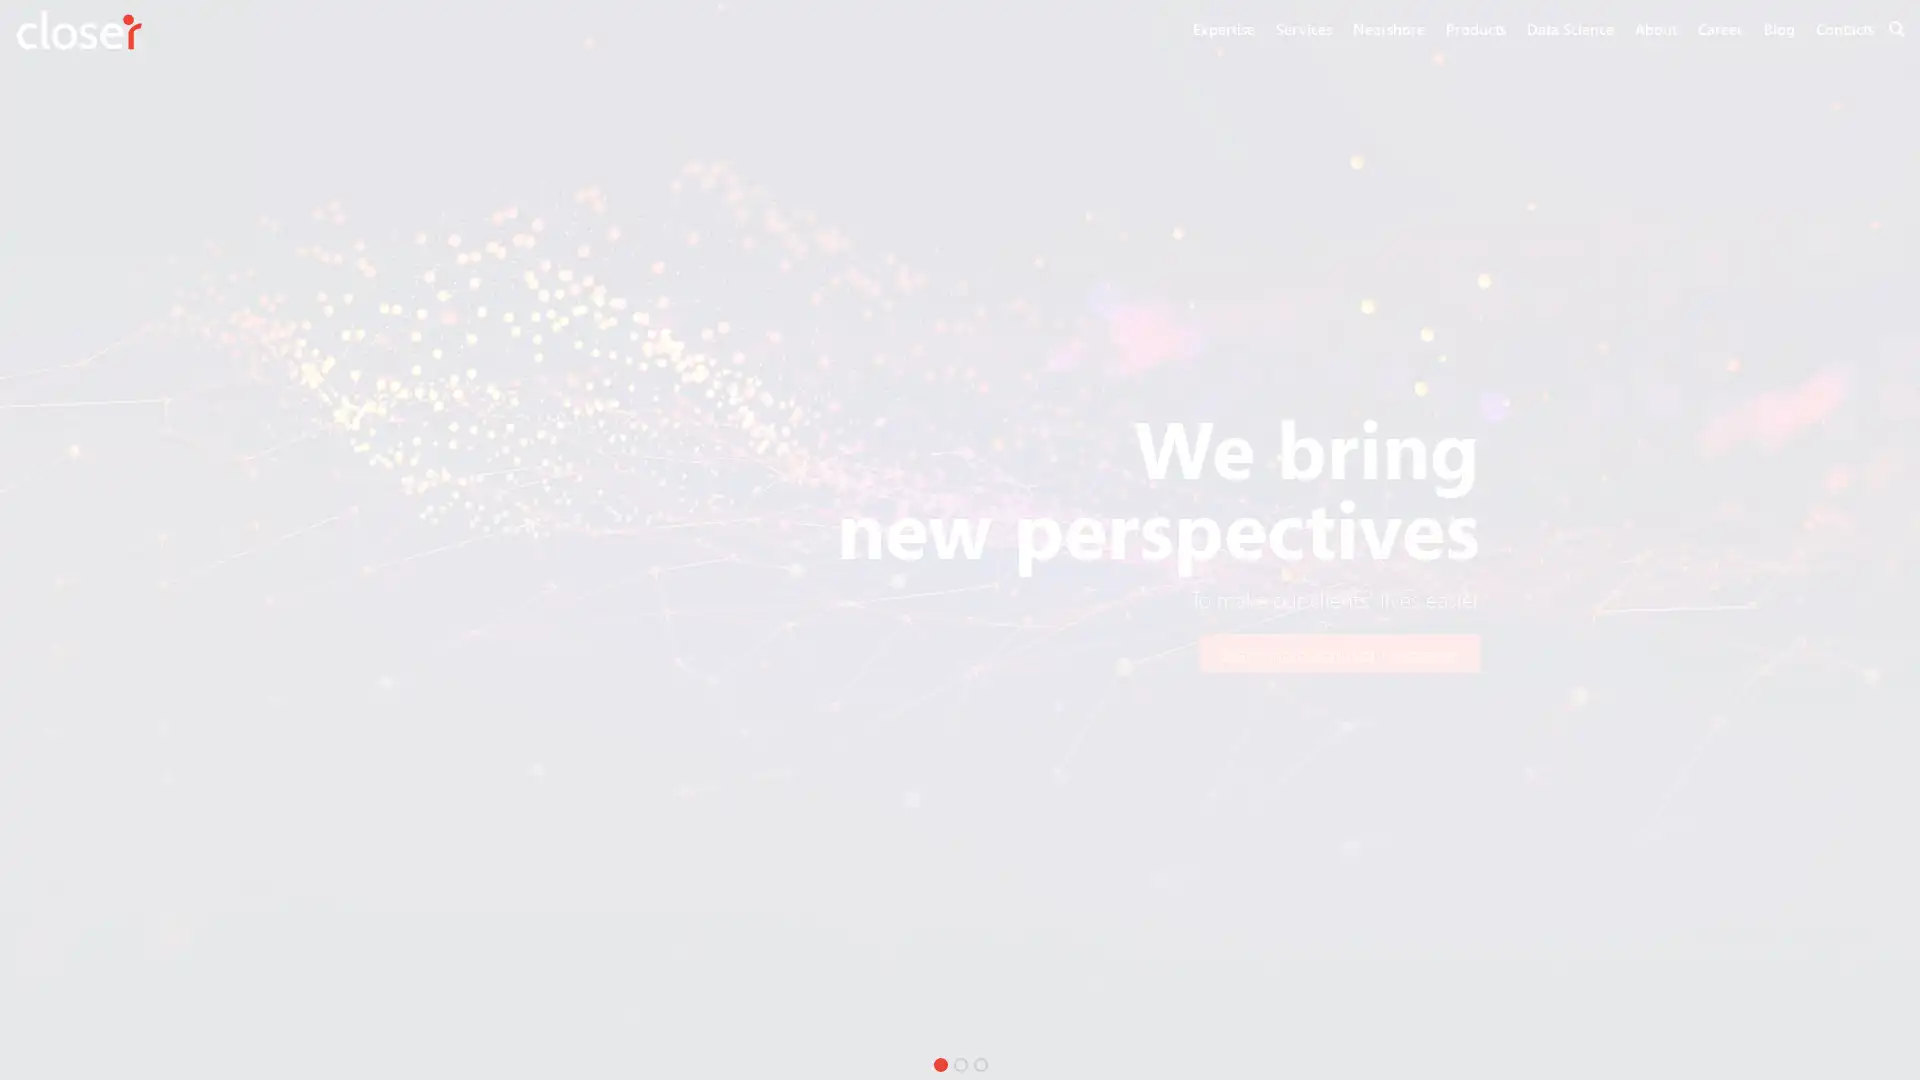 This screenshot has height=1080, width=1920. What do you see at coordinates (980, 1063) in the screenshot?
I see `3` at bounding box center [980, 1063].